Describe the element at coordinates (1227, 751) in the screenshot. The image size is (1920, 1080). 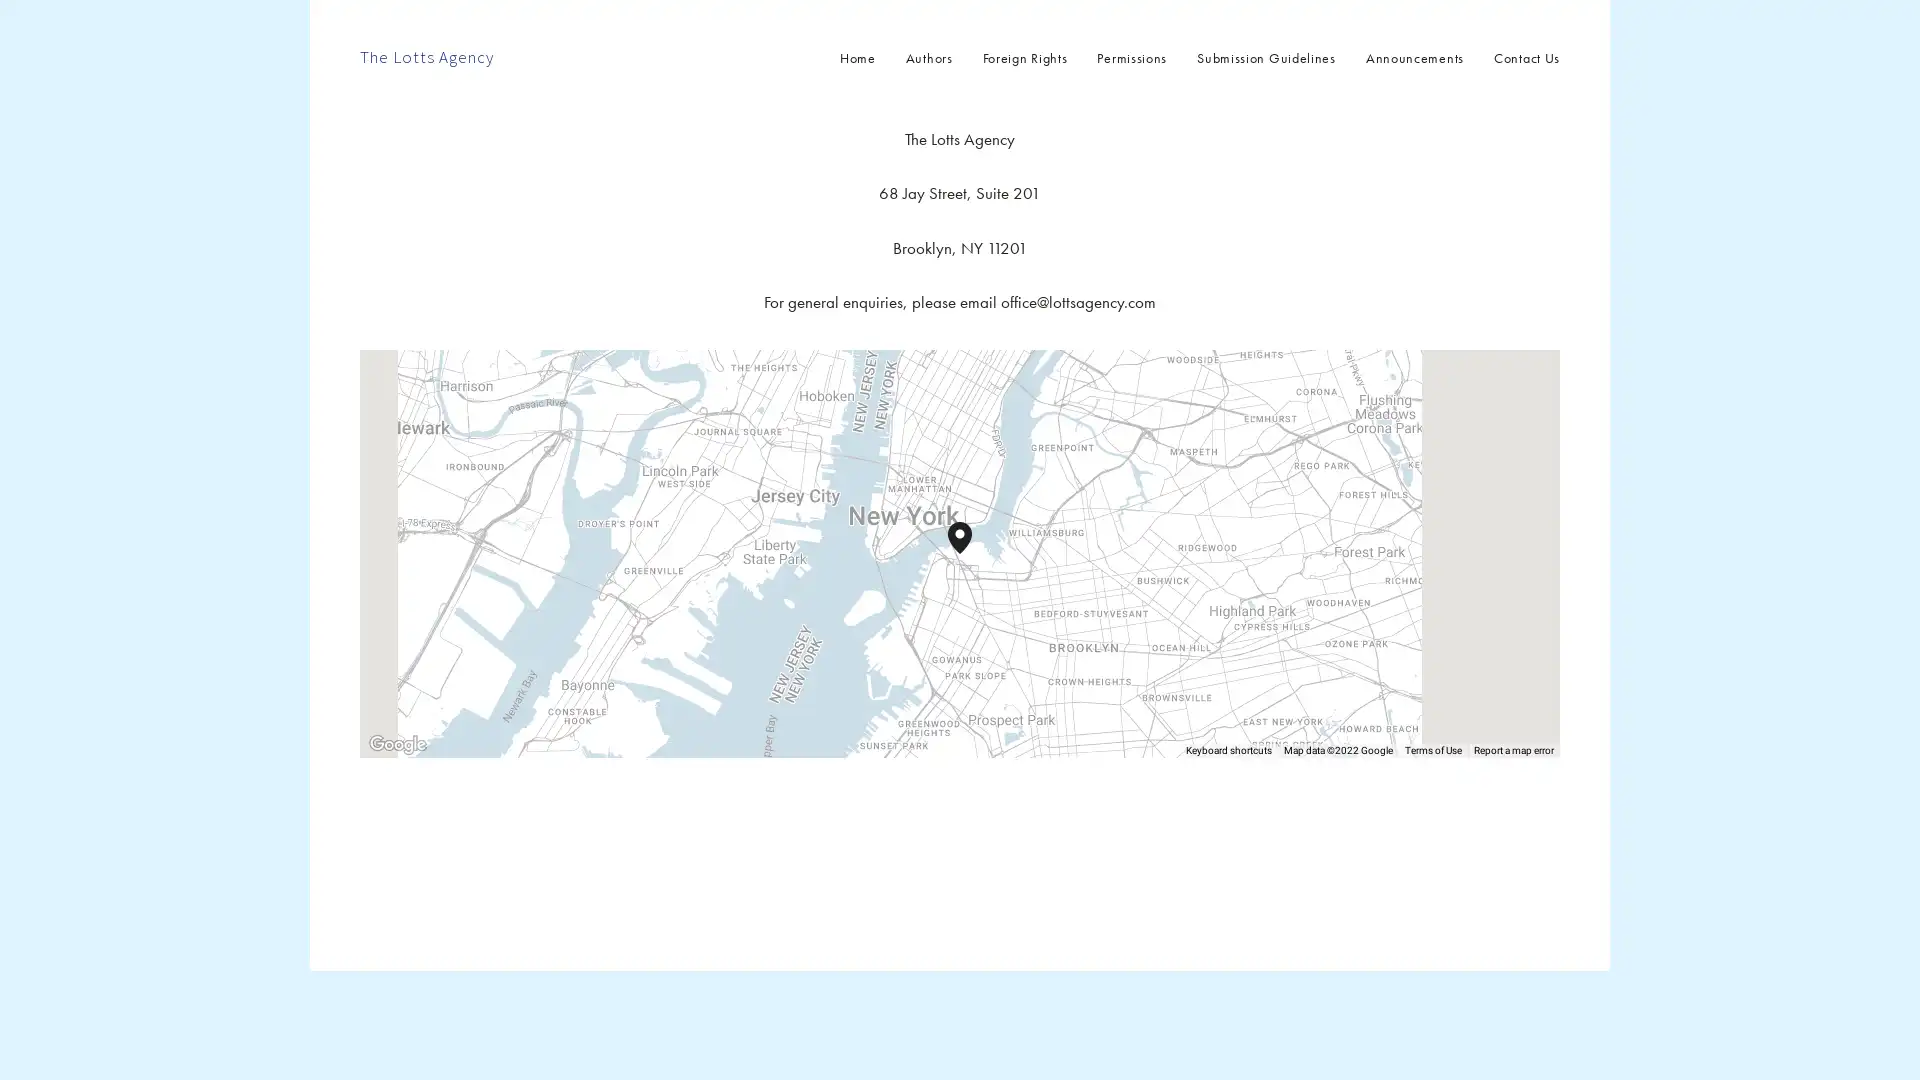
I see `Keyboard shortcuts` at that location.